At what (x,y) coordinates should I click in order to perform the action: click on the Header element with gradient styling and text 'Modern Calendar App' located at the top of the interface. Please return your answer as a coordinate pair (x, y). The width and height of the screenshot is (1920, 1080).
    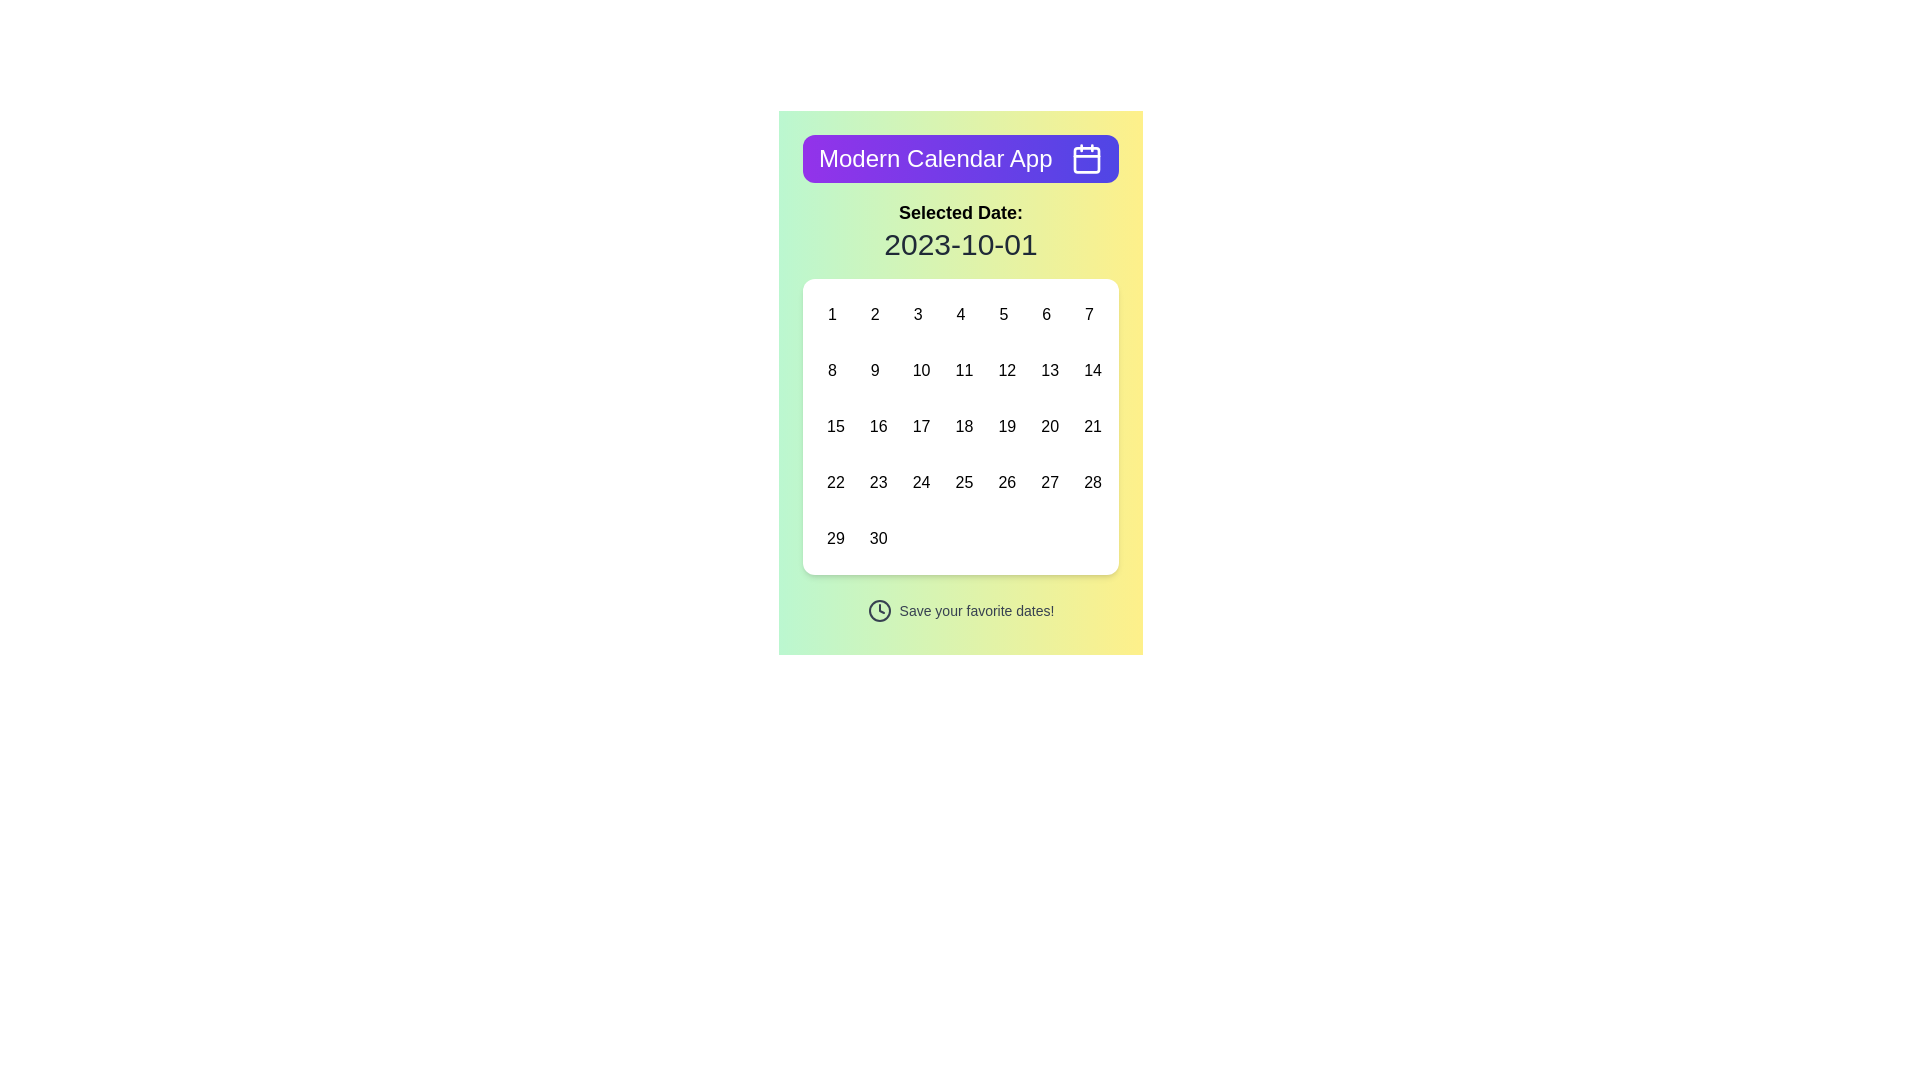
    Looking at the image, I should click on (960, 157).